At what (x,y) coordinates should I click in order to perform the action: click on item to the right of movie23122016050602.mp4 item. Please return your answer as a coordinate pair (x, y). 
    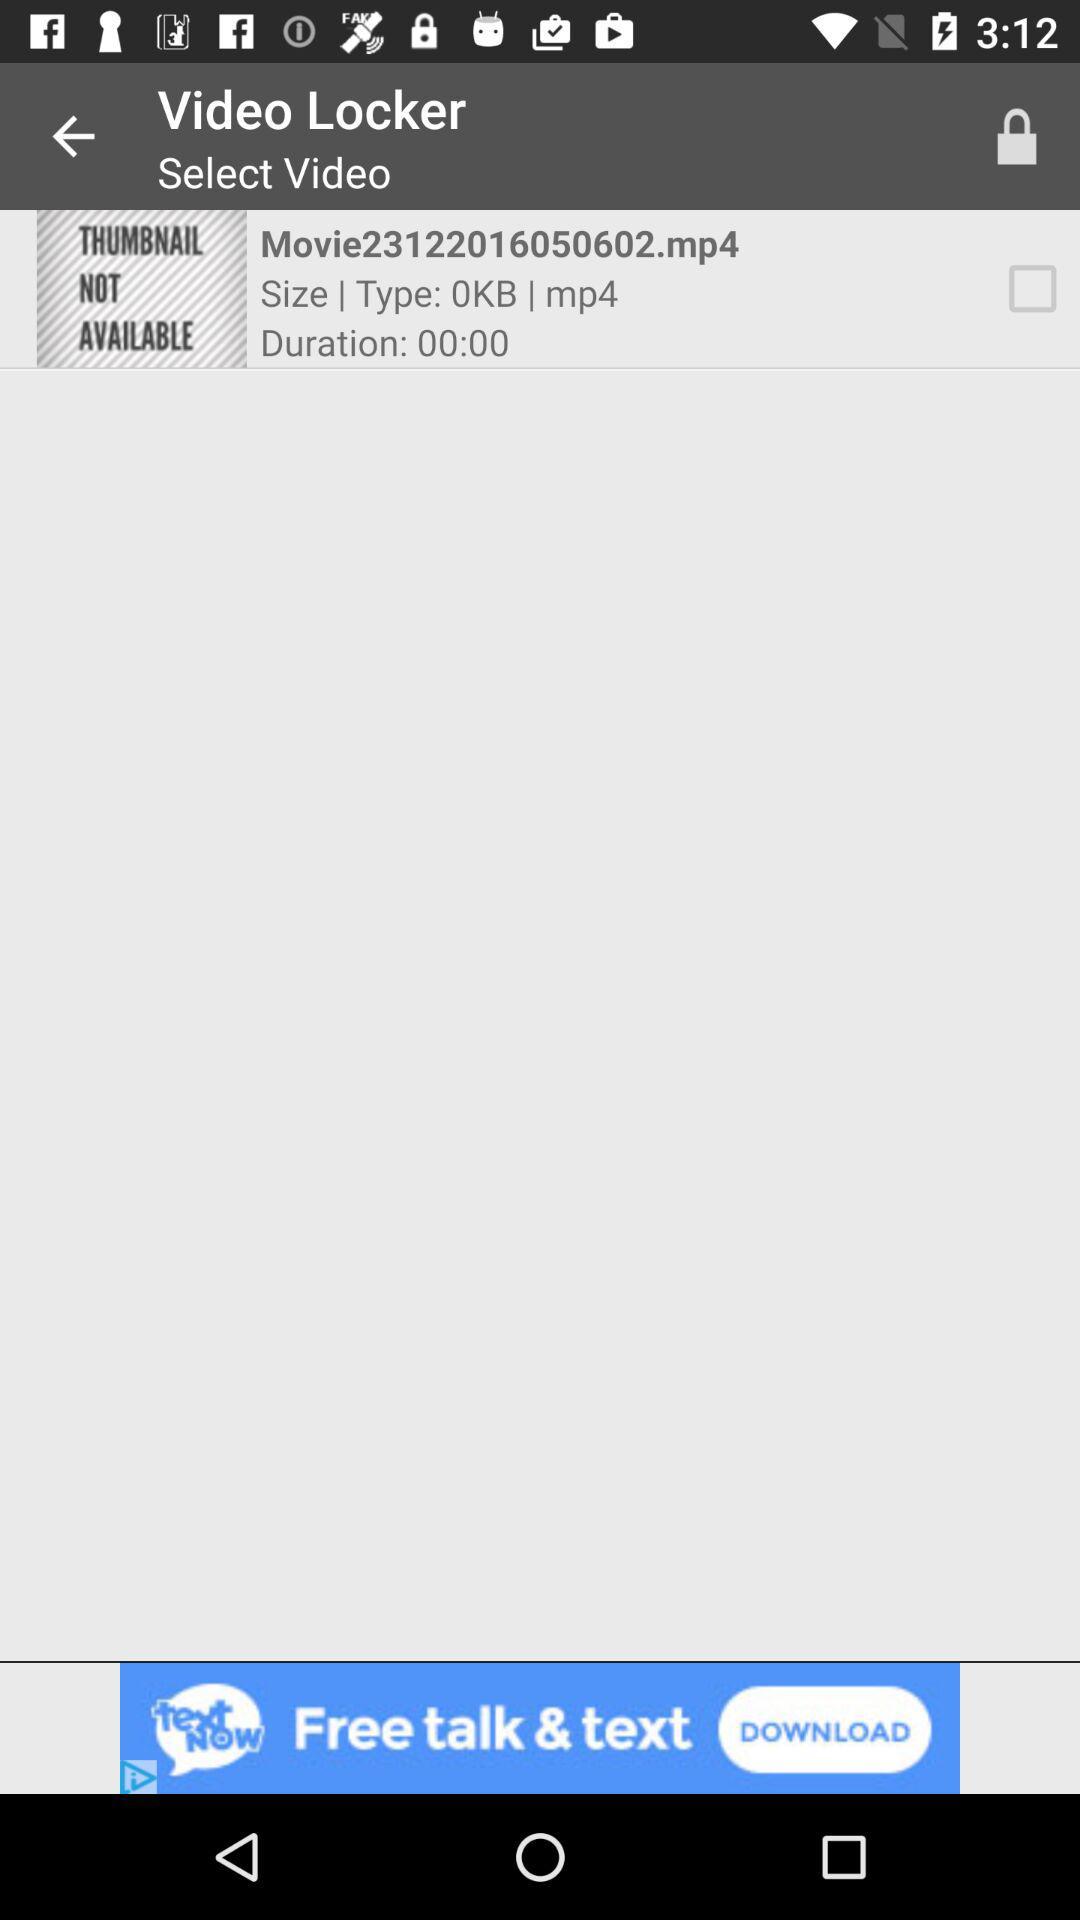
    Looking at the image, I should click on (1017, 135).